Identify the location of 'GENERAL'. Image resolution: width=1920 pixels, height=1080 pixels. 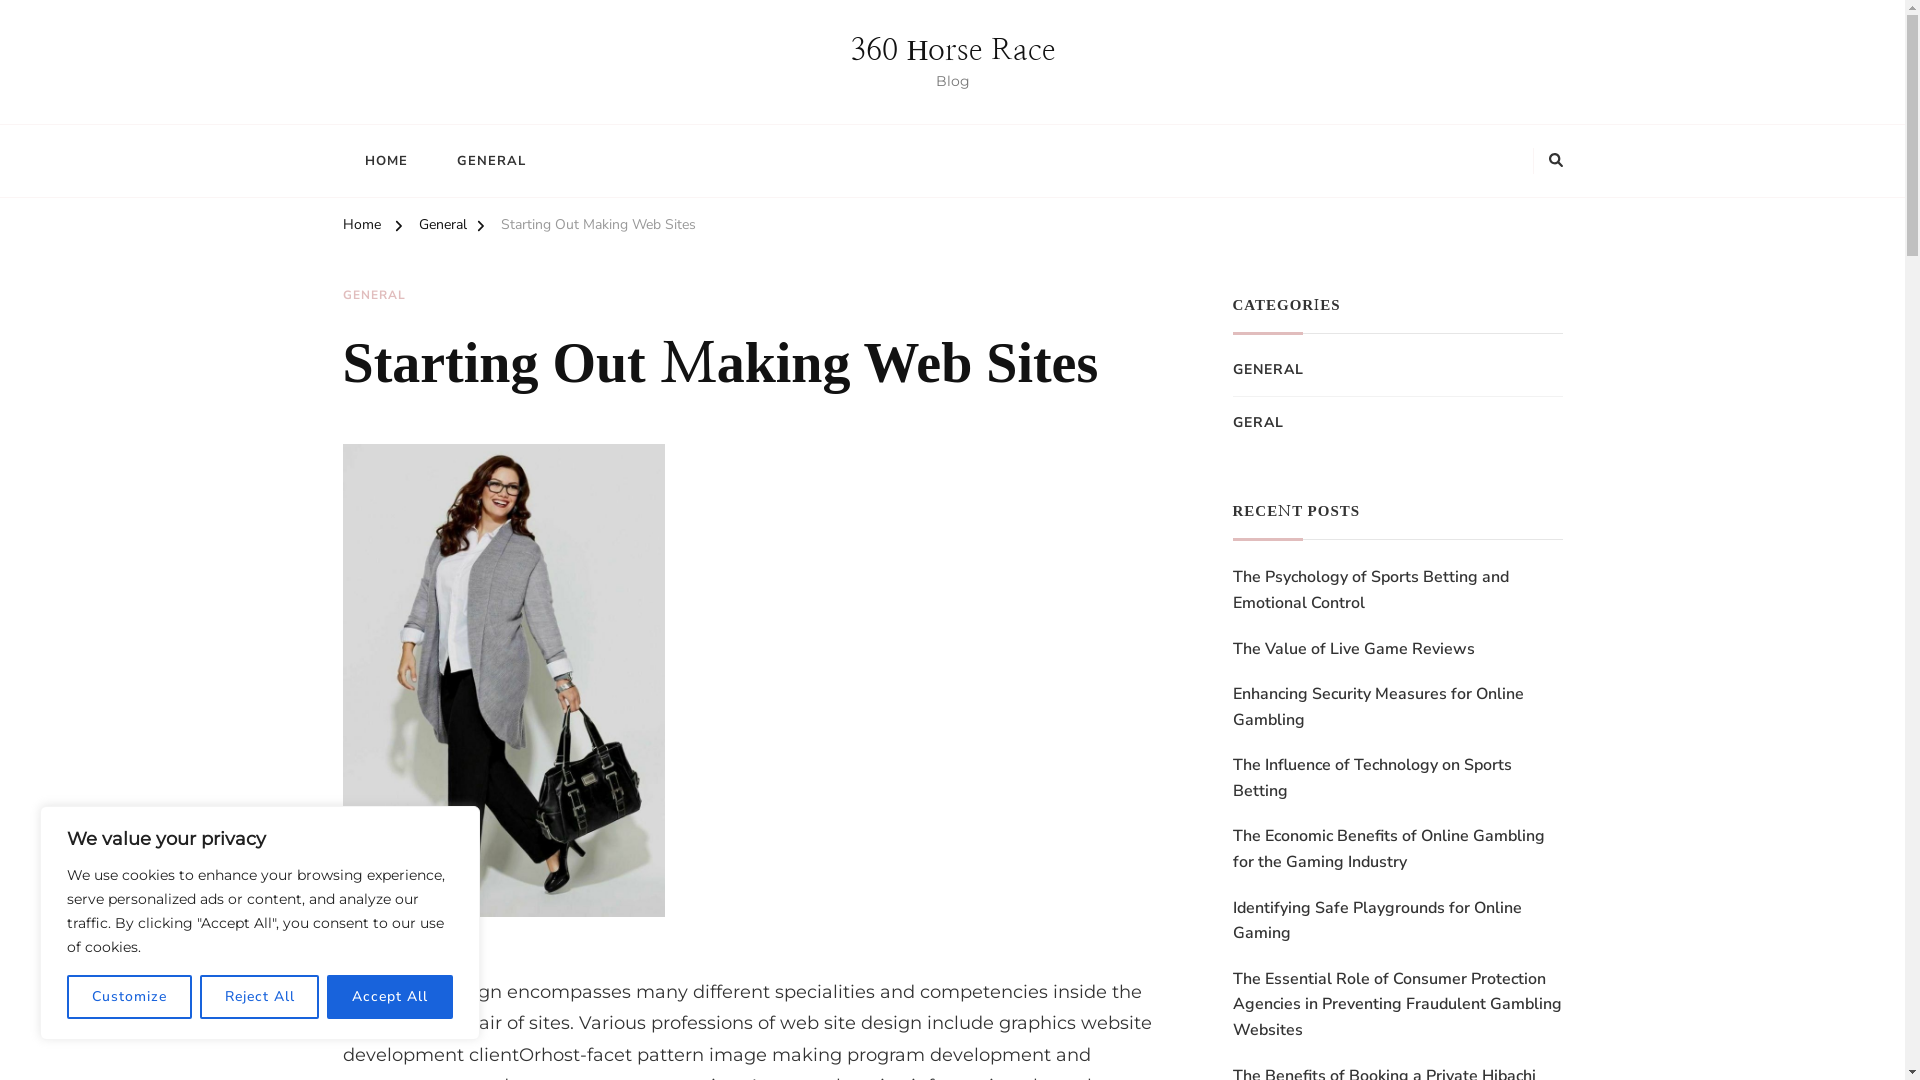
(341, 296).